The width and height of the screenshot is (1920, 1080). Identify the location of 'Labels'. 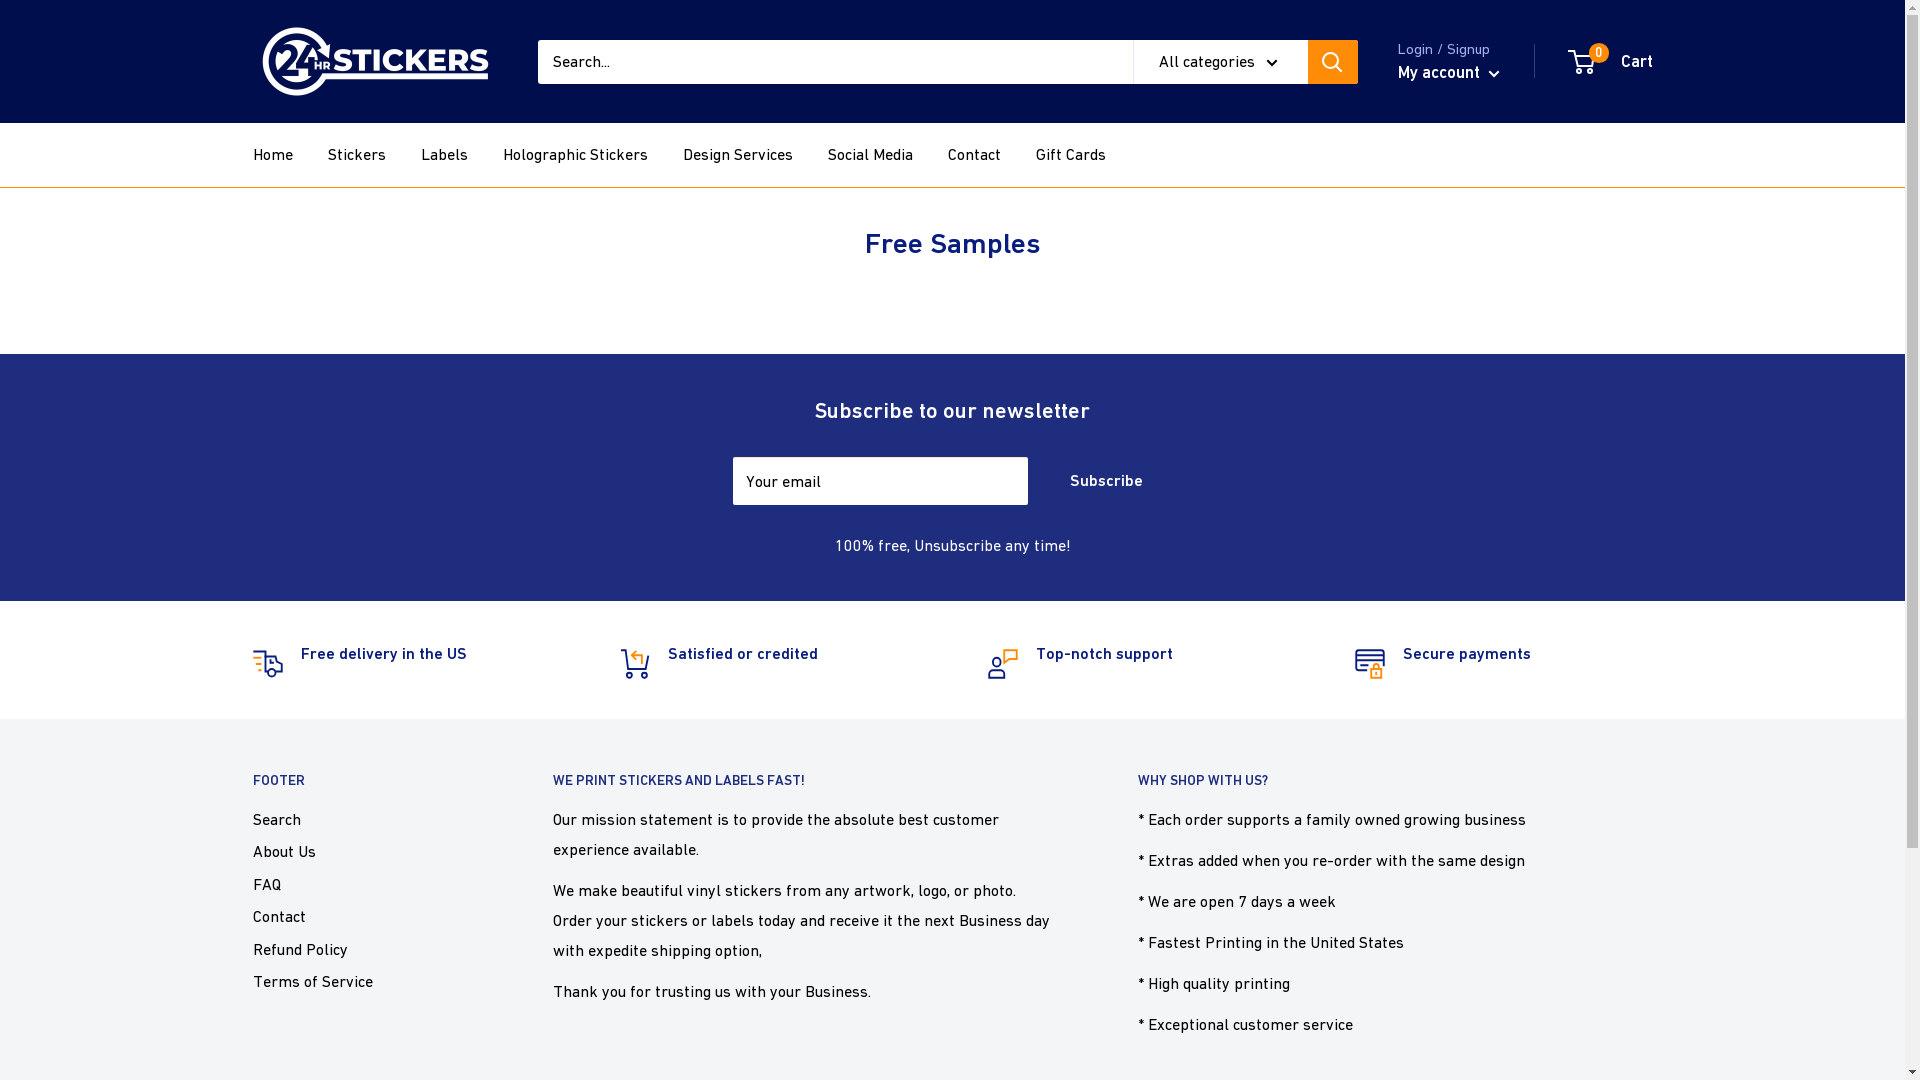
(442, 153).